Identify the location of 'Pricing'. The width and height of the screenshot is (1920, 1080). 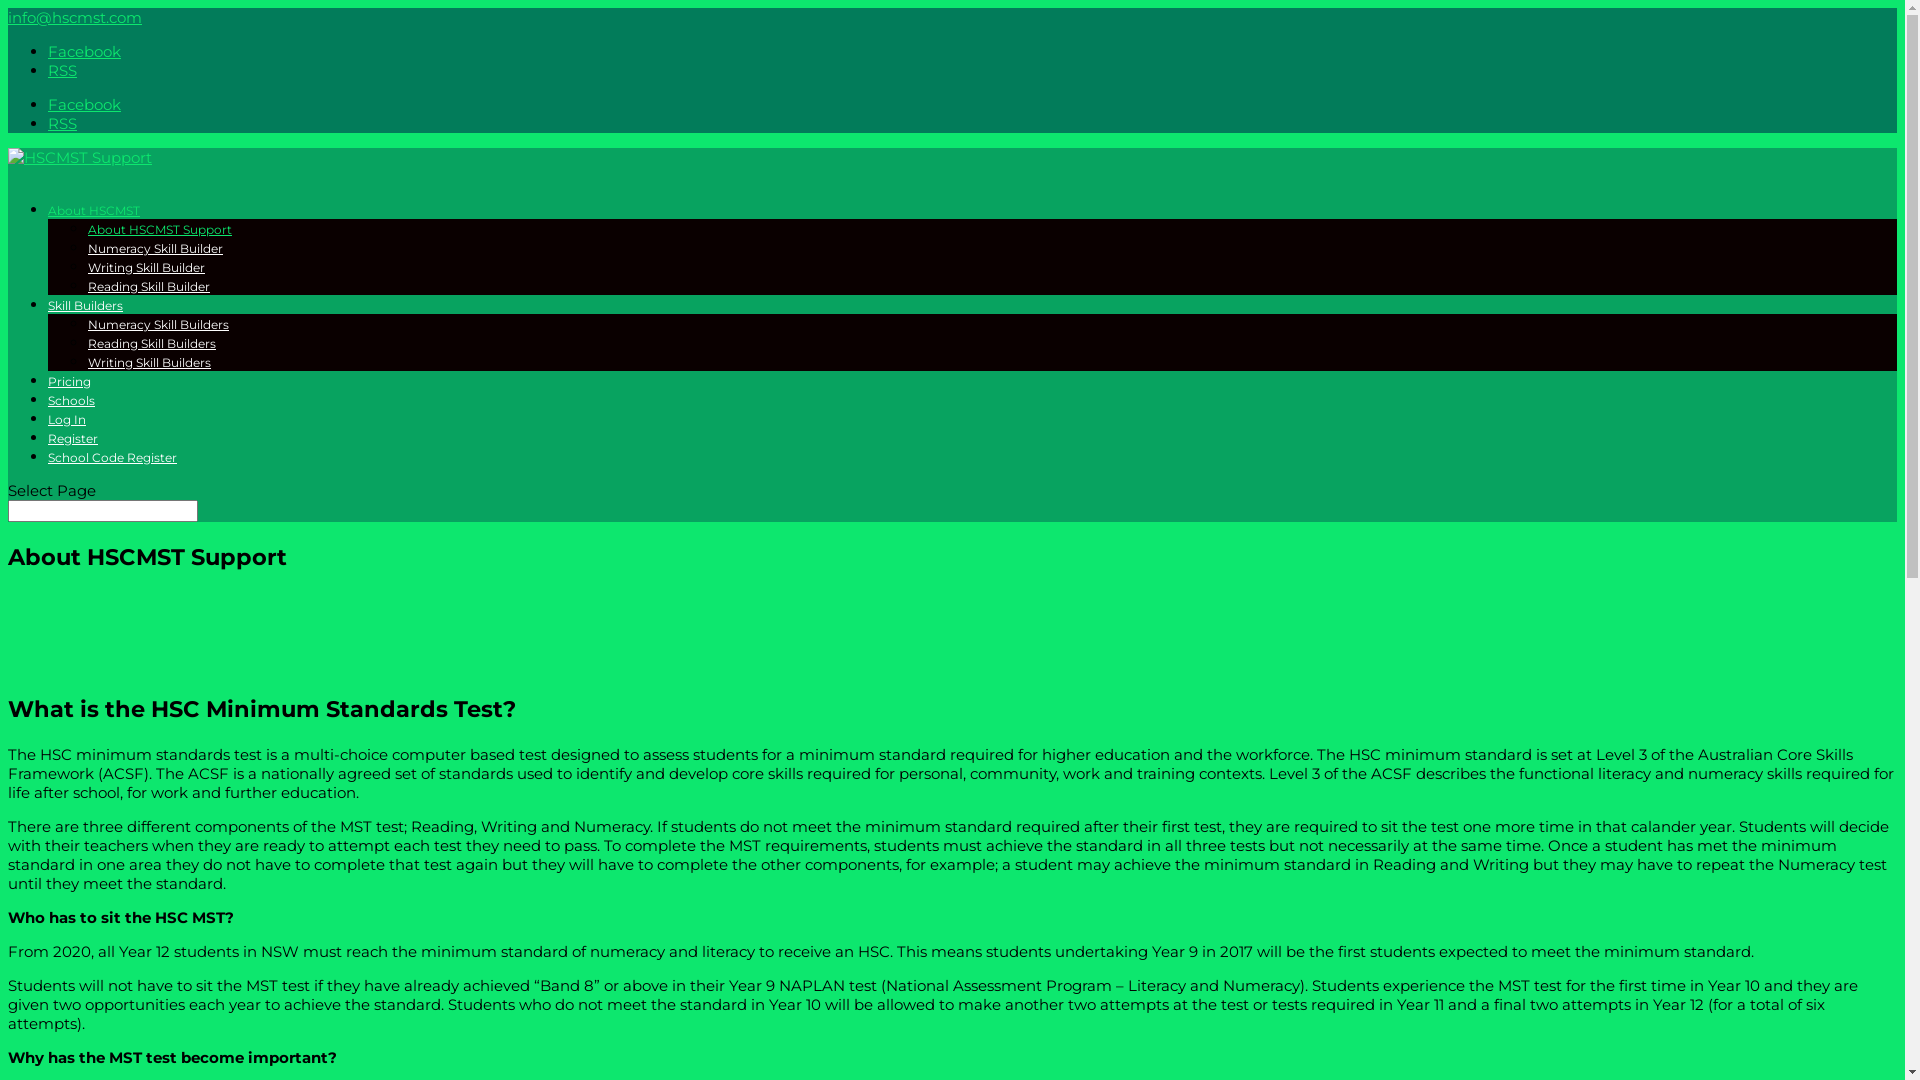
(69, 390).